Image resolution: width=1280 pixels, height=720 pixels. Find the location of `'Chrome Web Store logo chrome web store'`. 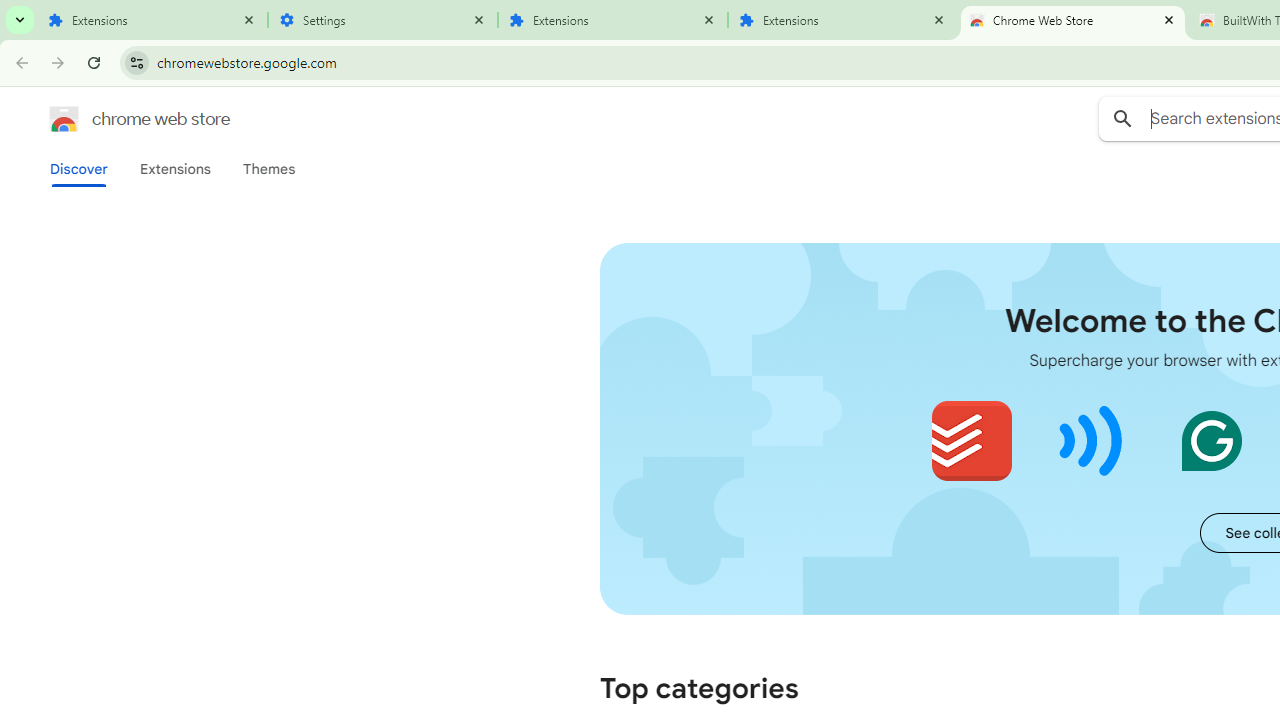

'Chrome Web Store logo chrome web store' is located at coordinates (118, 119).